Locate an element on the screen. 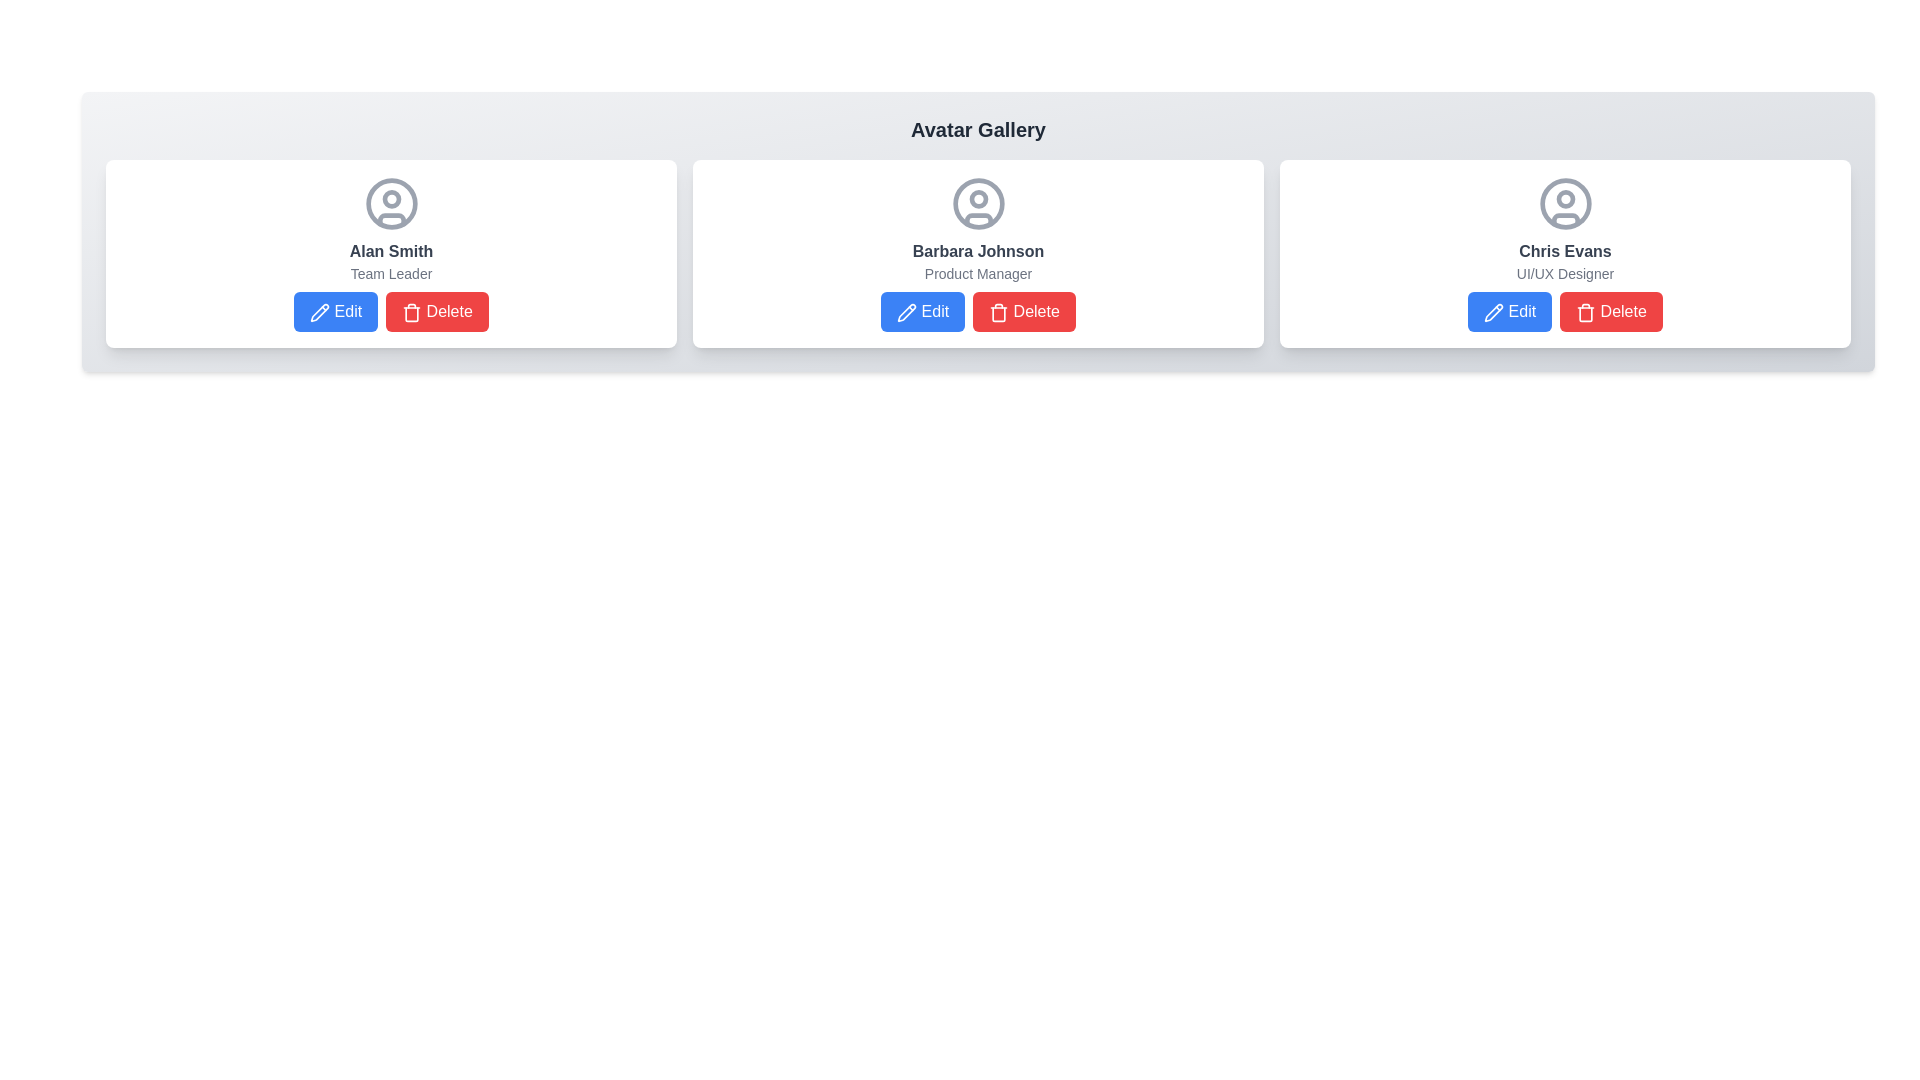 Image resolution: width=1920 pixels, height=1080 pixels. the text label displaying 'Barbara Johnson', which is styled in bold dark gray and positioned below the user avatar icon in the central card of a three-card layout is located at coordinates (978, 250).